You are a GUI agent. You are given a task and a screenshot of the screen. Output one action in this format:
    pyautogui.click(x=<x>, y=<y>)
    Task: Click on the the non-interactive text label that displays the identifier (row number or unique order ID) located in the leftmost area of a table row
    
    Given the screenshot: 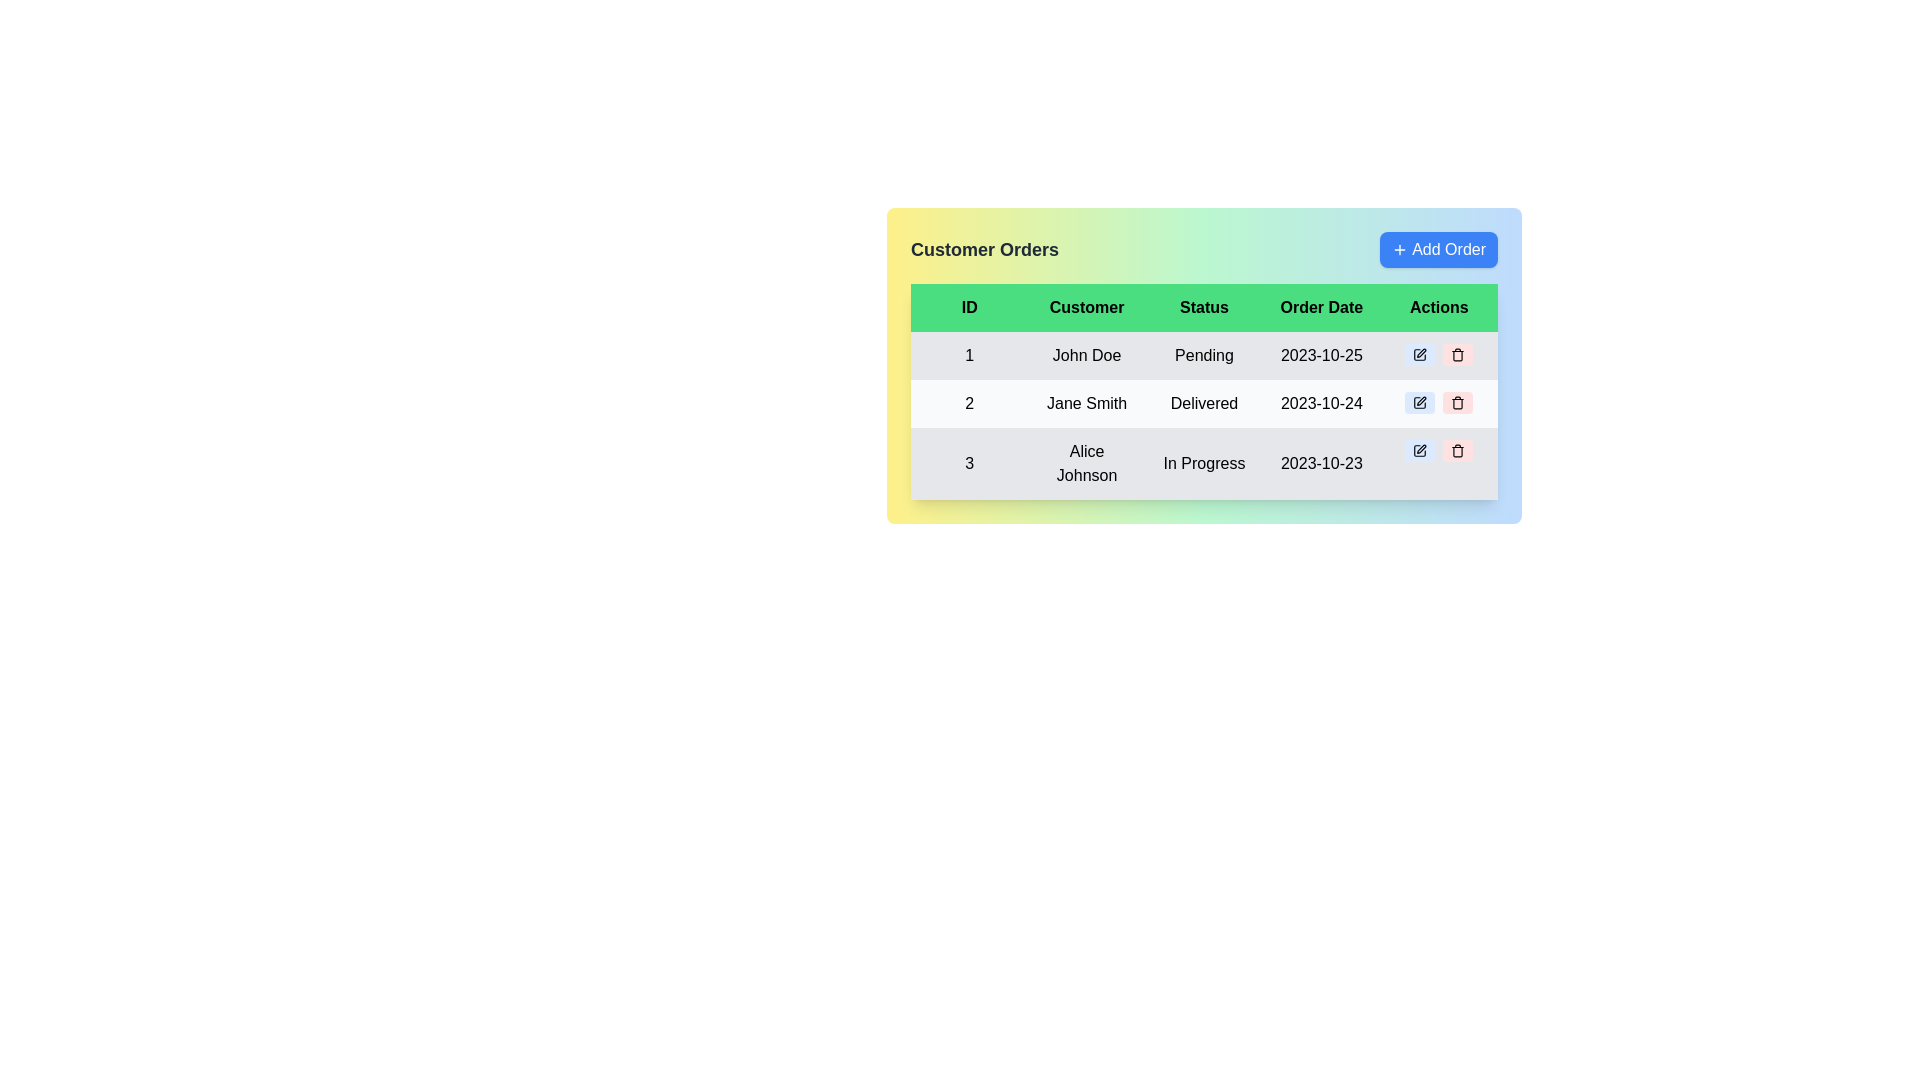 What is the action you would take?
    pyautogui.click(x=969, y=463)
    